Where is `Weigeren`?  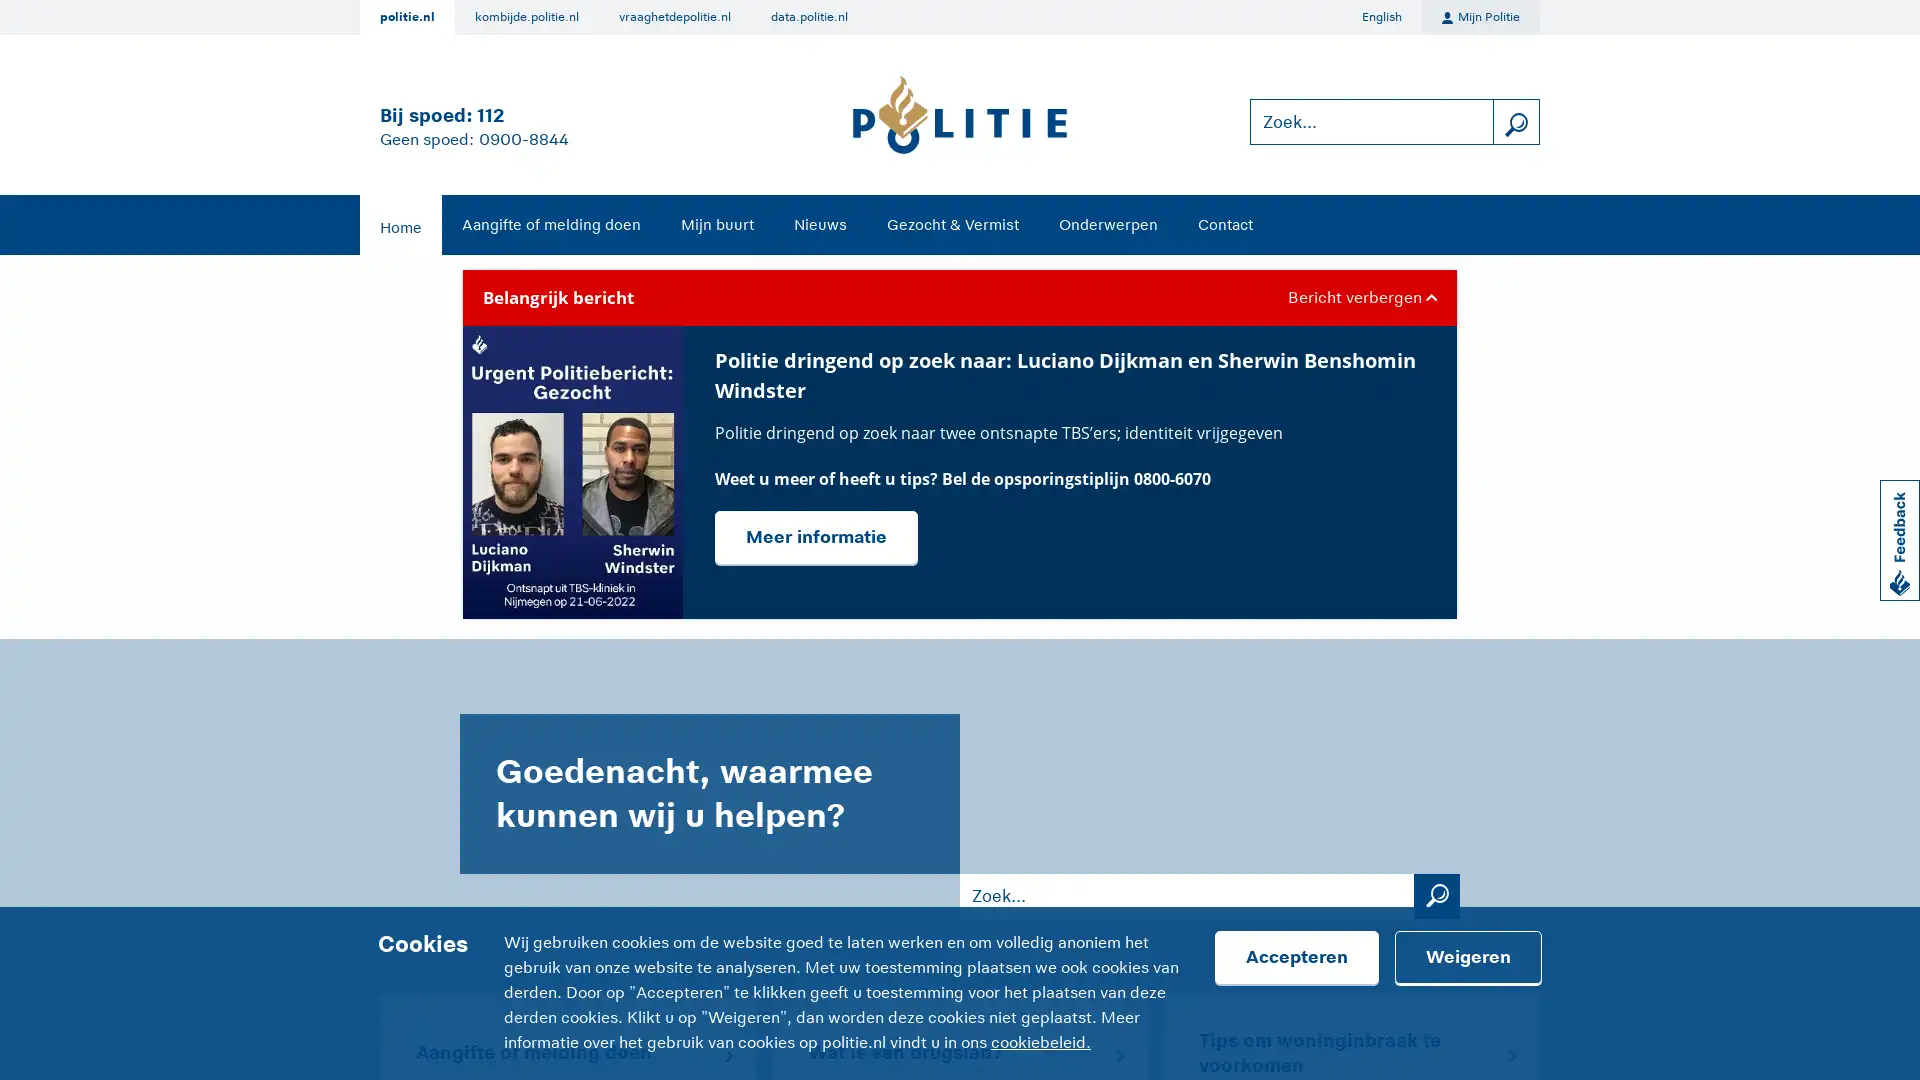 Weigeren is located at coordinates (1468, 956).